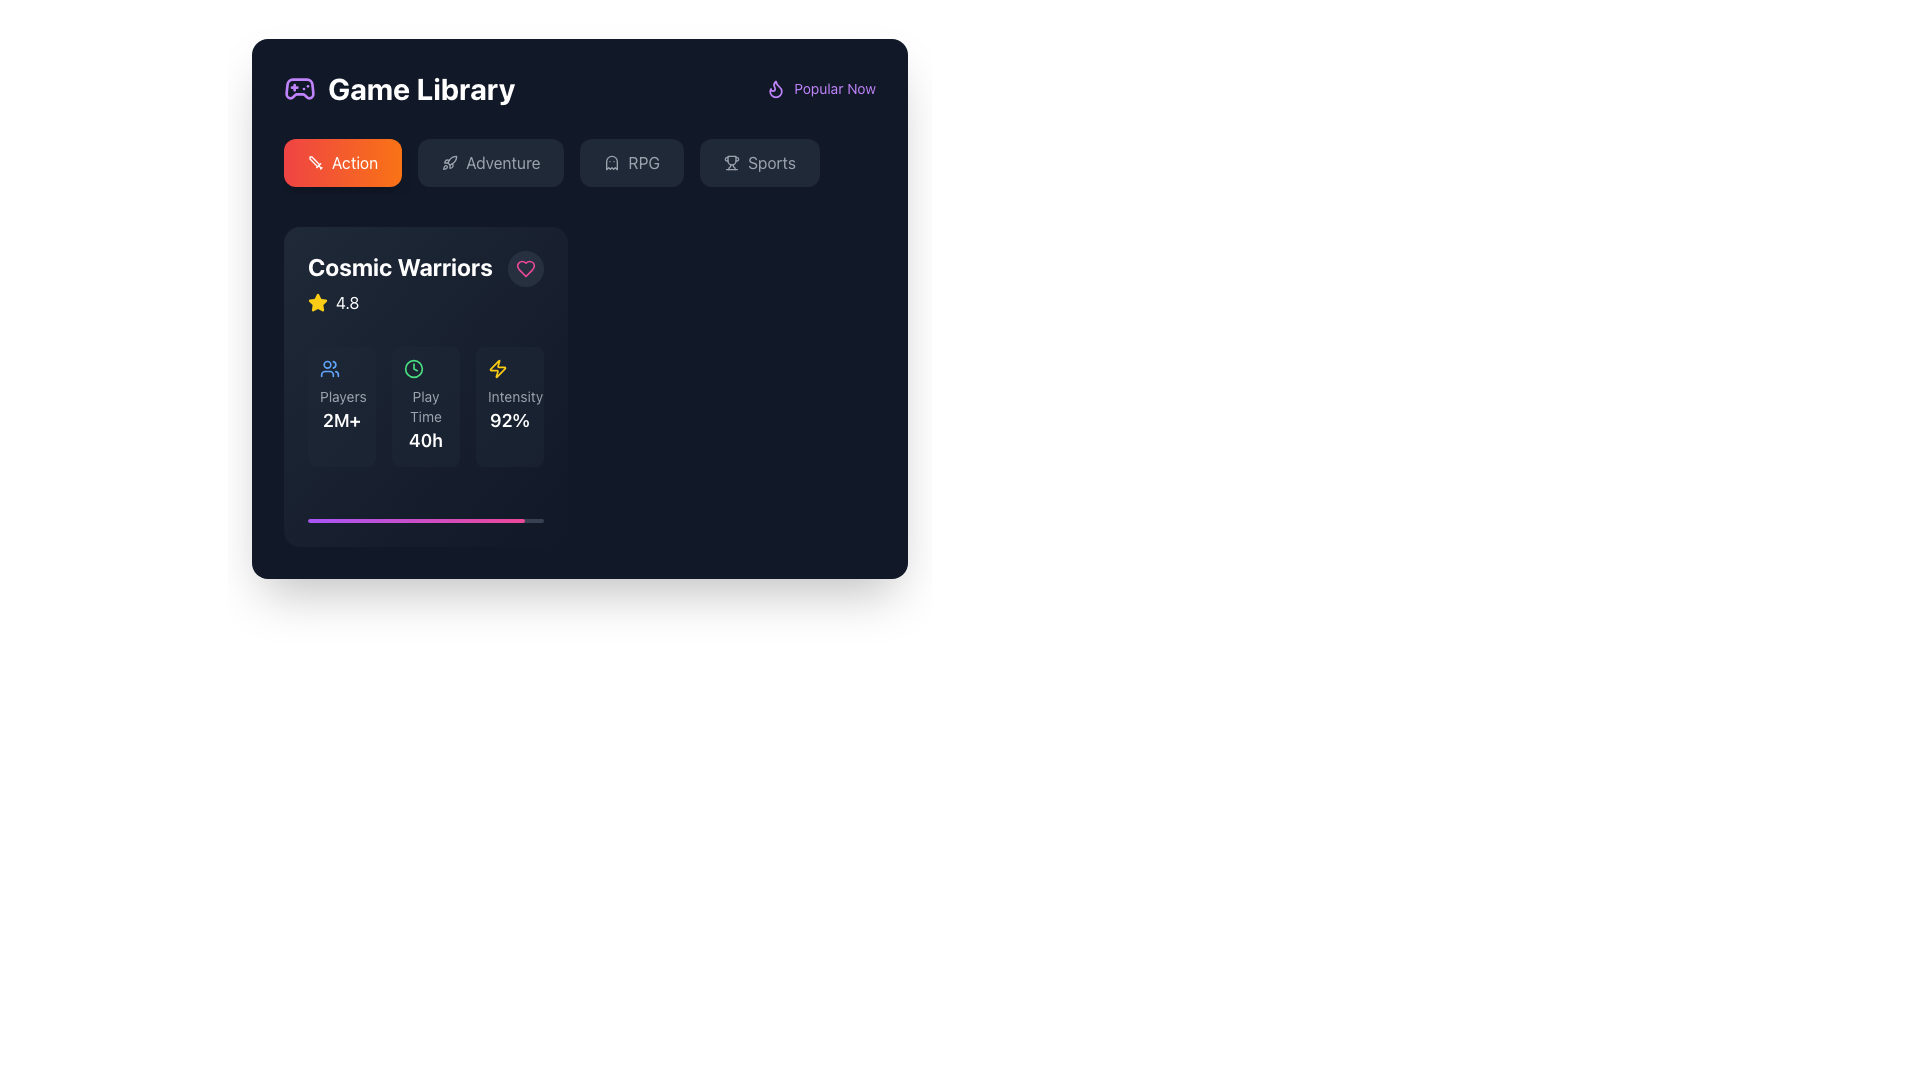  What do you see at coordinates (425, 406) in the screenshot?
I see `the Information block that displays the total estimated playtime for the game, located between the 'Players 2M+' block and the 'Intensity 92%' block` at bounding box center [425, 406].